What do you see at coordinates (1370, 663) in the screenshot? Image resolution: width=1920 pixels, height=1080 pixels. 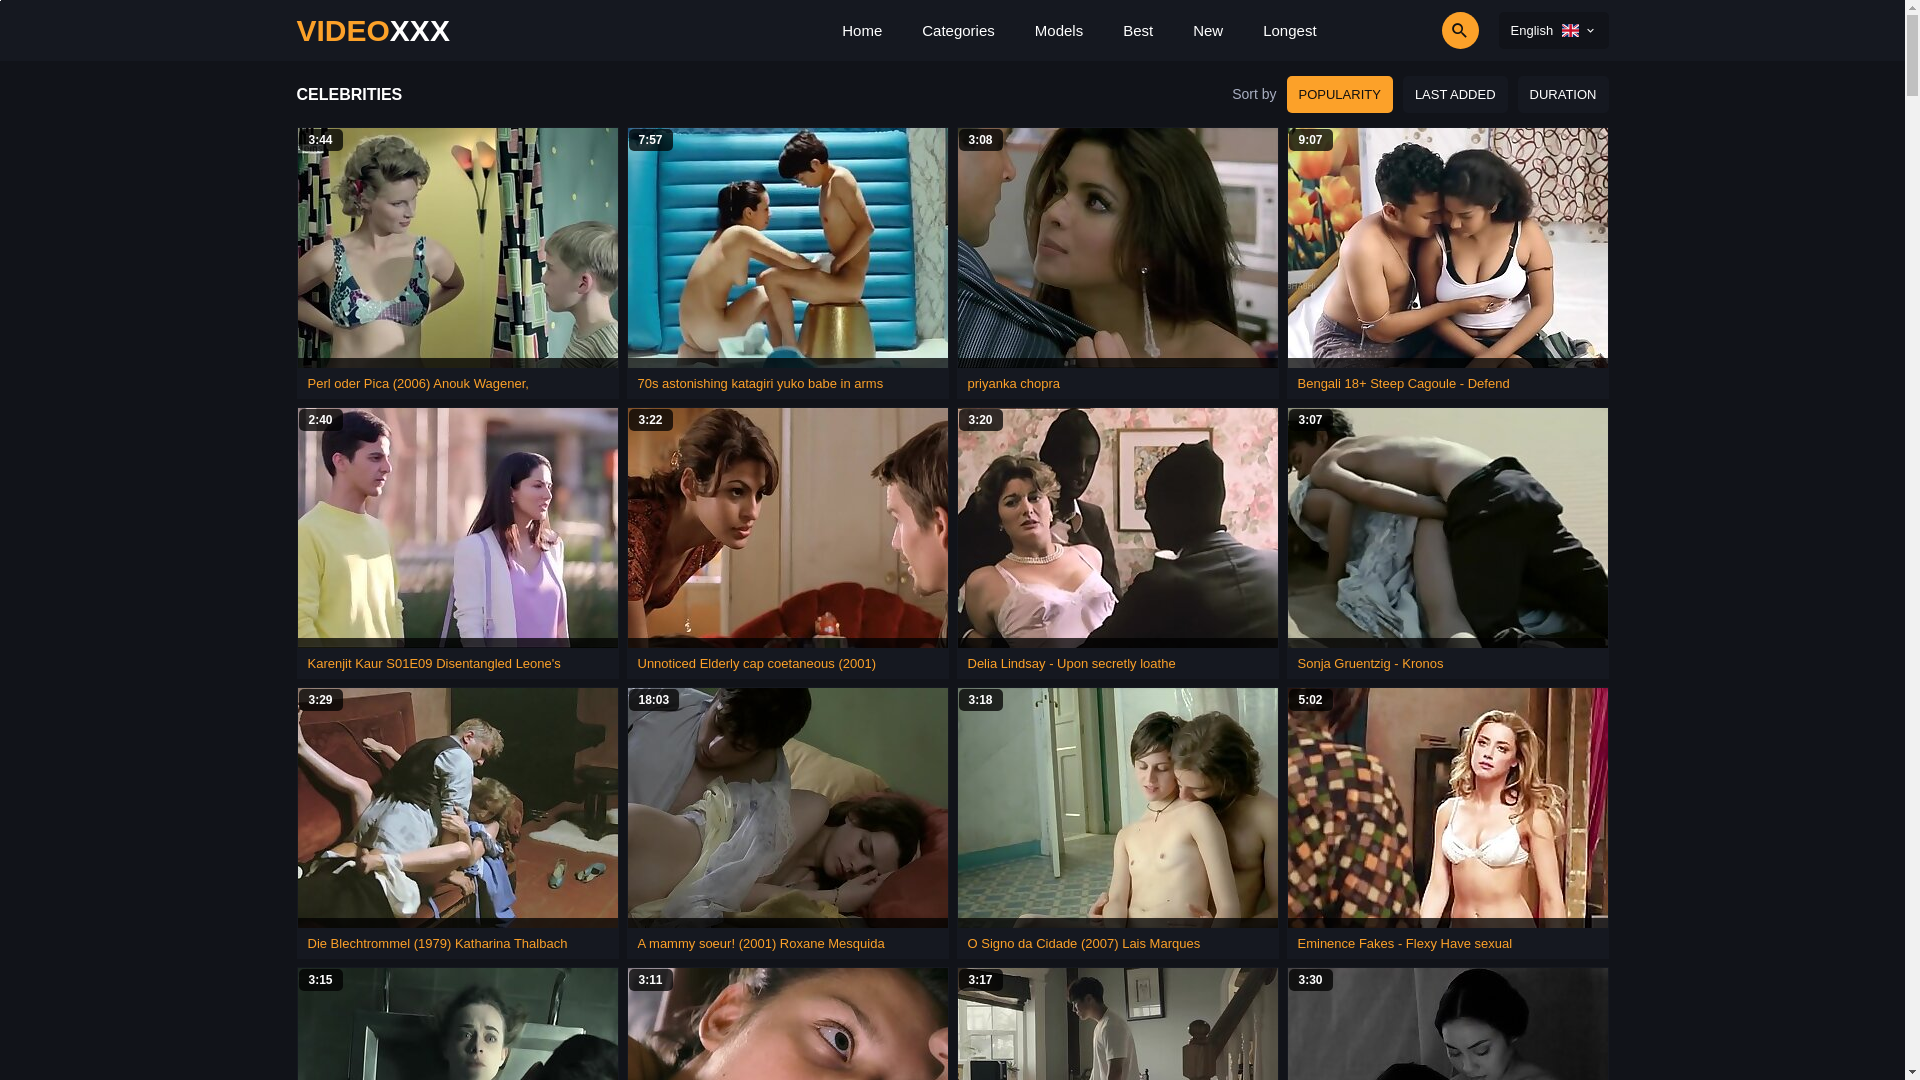 I see `'Sonja Gruentzig - Kronos'` at bounding box center [1370, 663].